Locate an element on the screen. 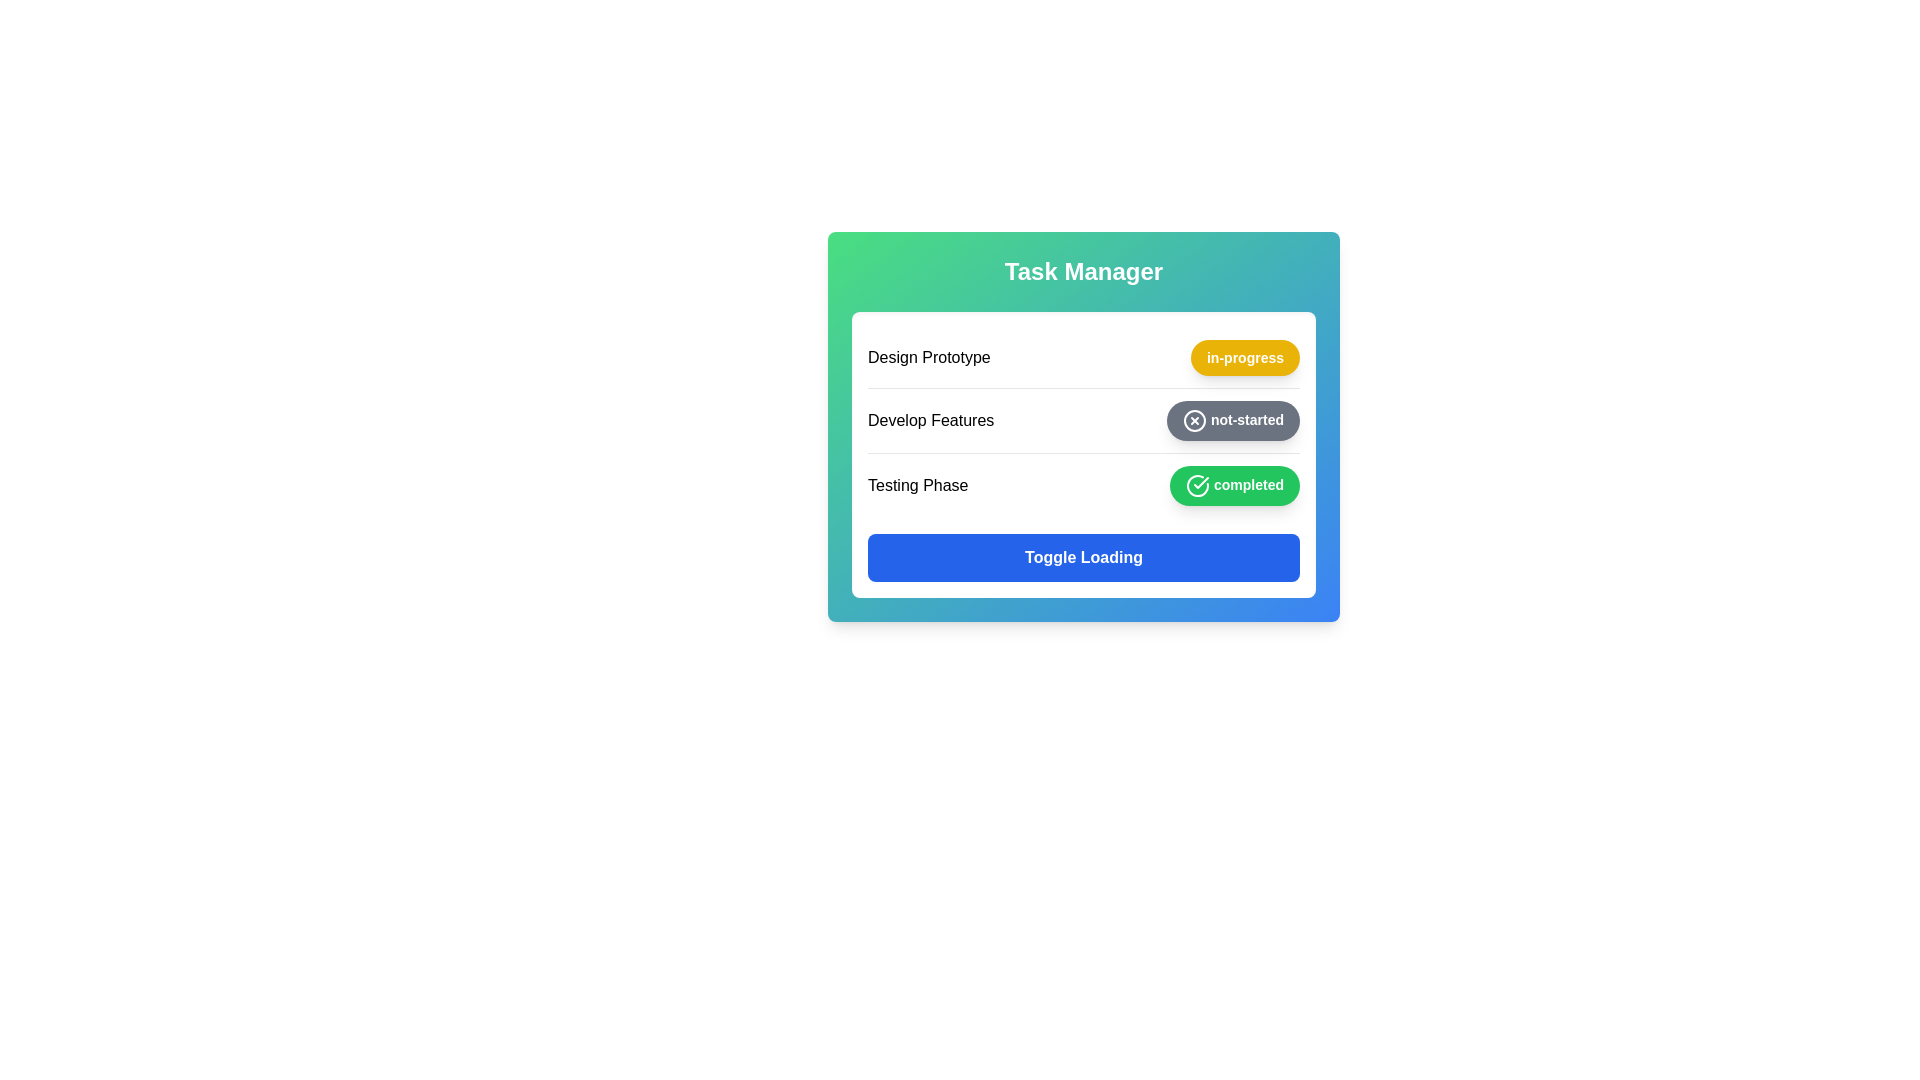  the text label that indicates the name or description of a specific task, located within the 'Task Manager' interface and to the left of the 'in-progress' element is located at coordinates (928, 357).